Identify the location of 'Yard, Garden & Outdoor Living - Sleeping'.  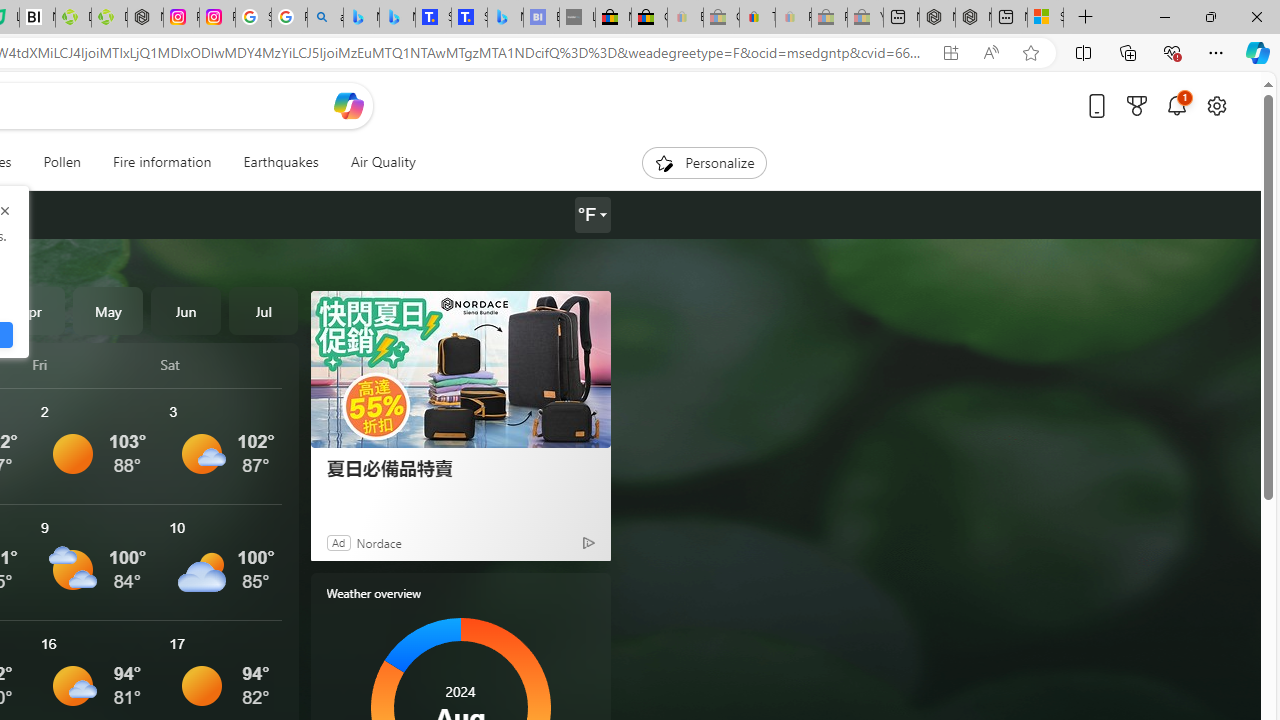
(865, 17).